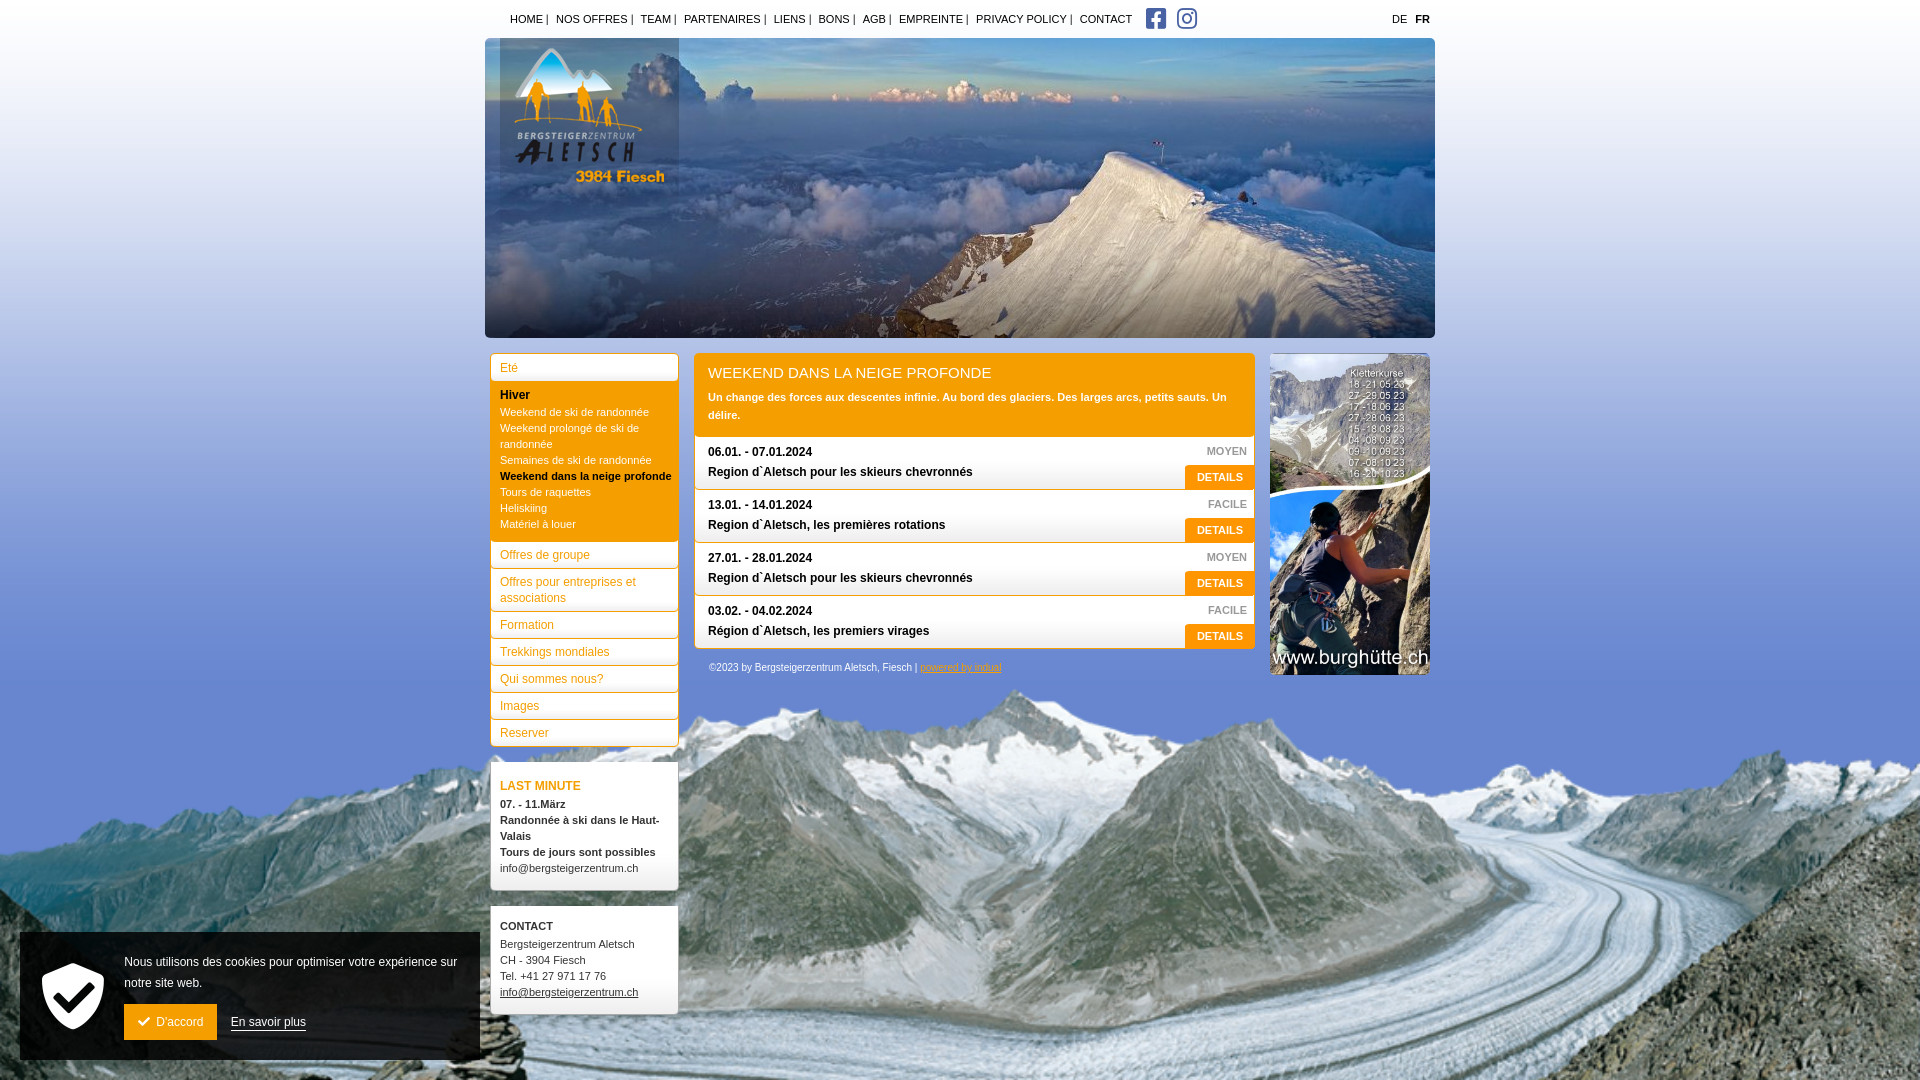 Image resolution: width=1920 pixels, height=1080 pixels. I want to click on 'info@bergsteigerzentrum.ch', so click(568, 991).